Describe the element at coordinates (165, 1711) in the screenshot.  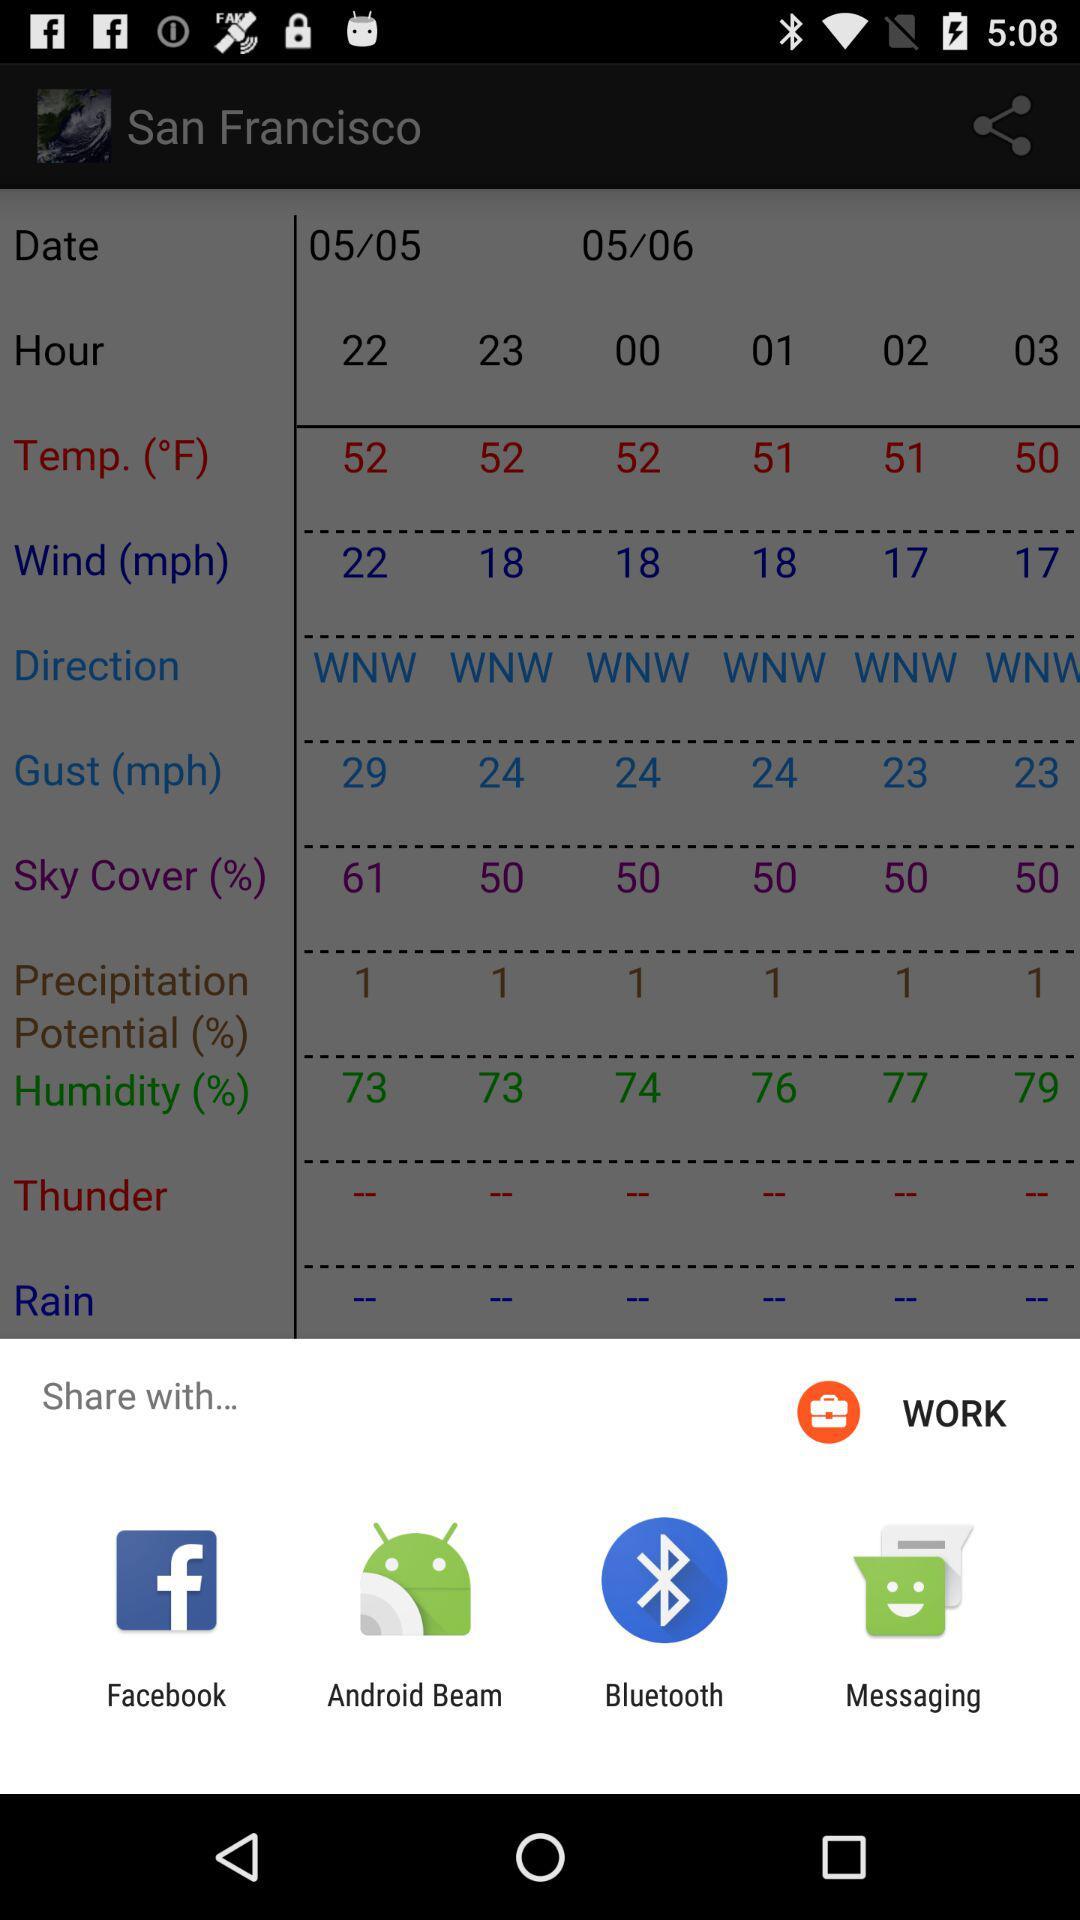
I see `app next to android beam app` at that location.